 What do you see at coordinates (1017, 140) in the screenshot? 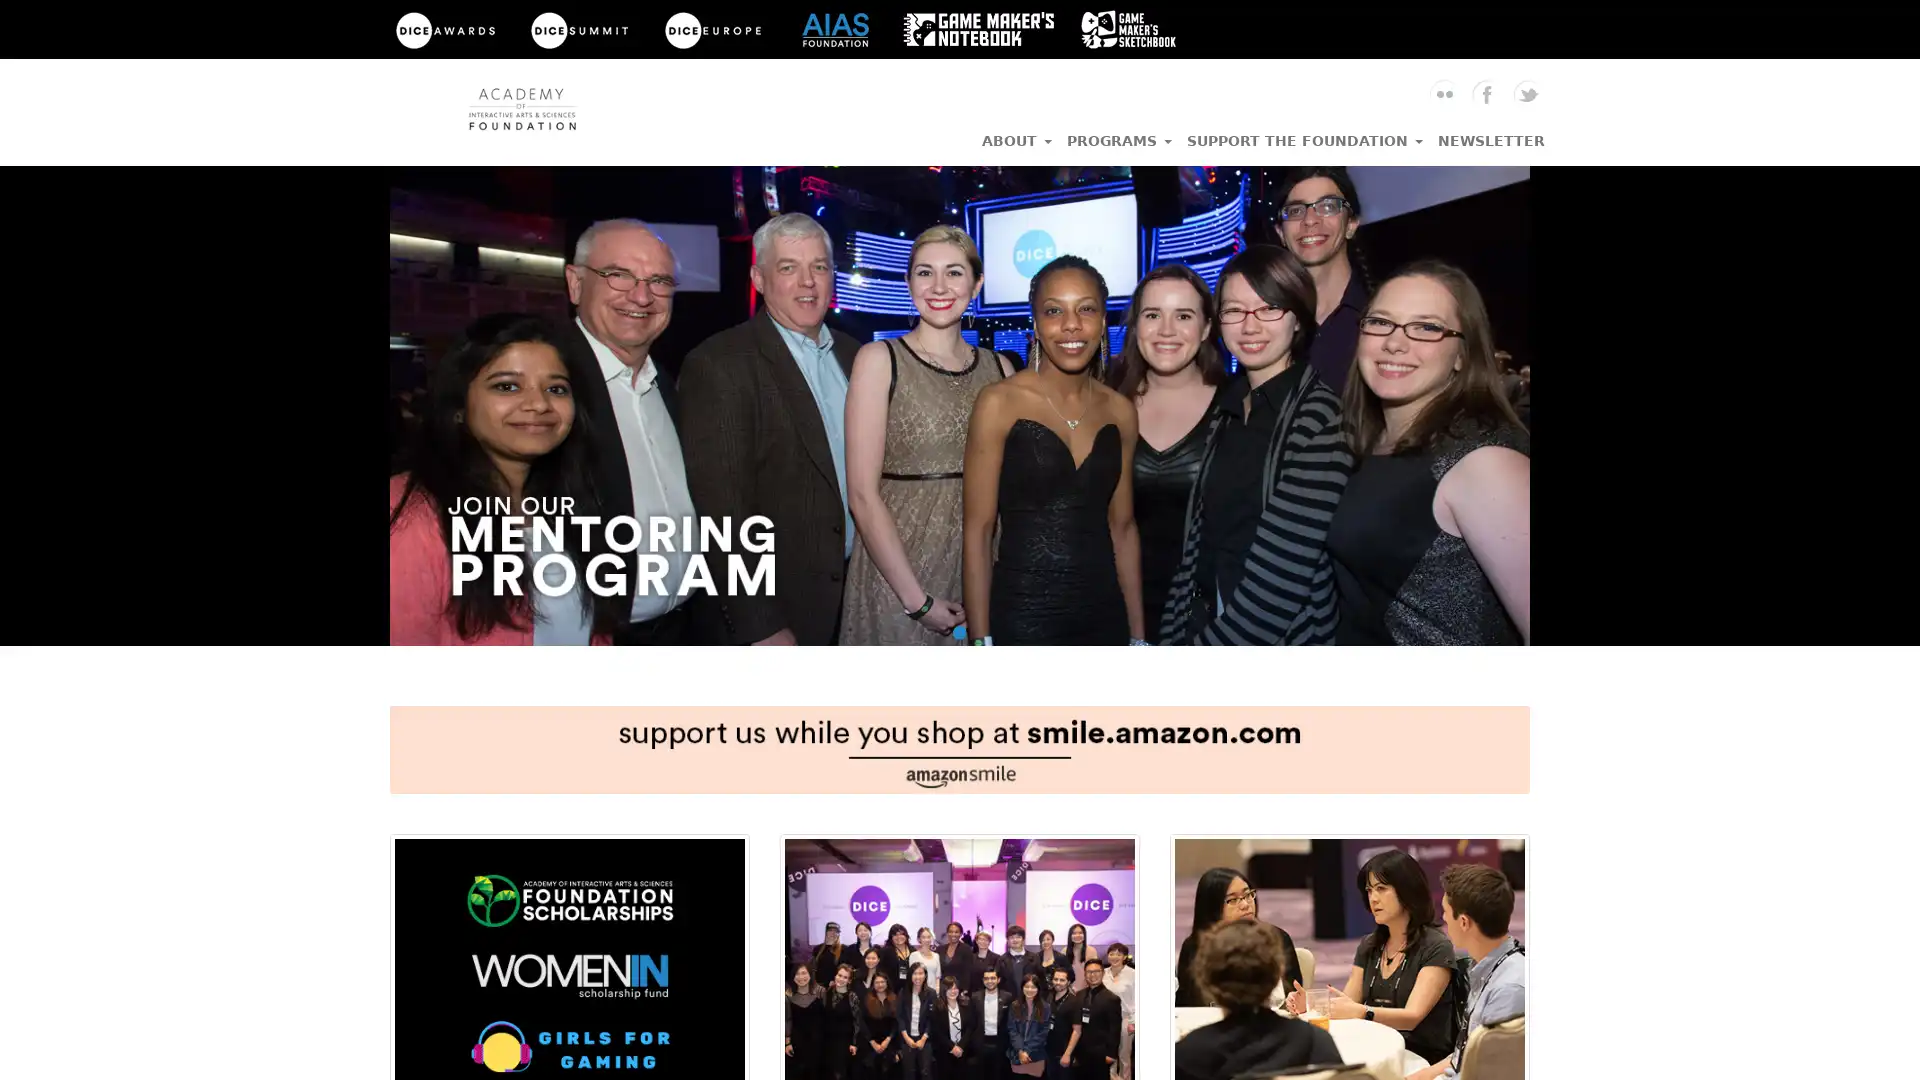
I see `ABOUT` at bounding box center [1017, 140].